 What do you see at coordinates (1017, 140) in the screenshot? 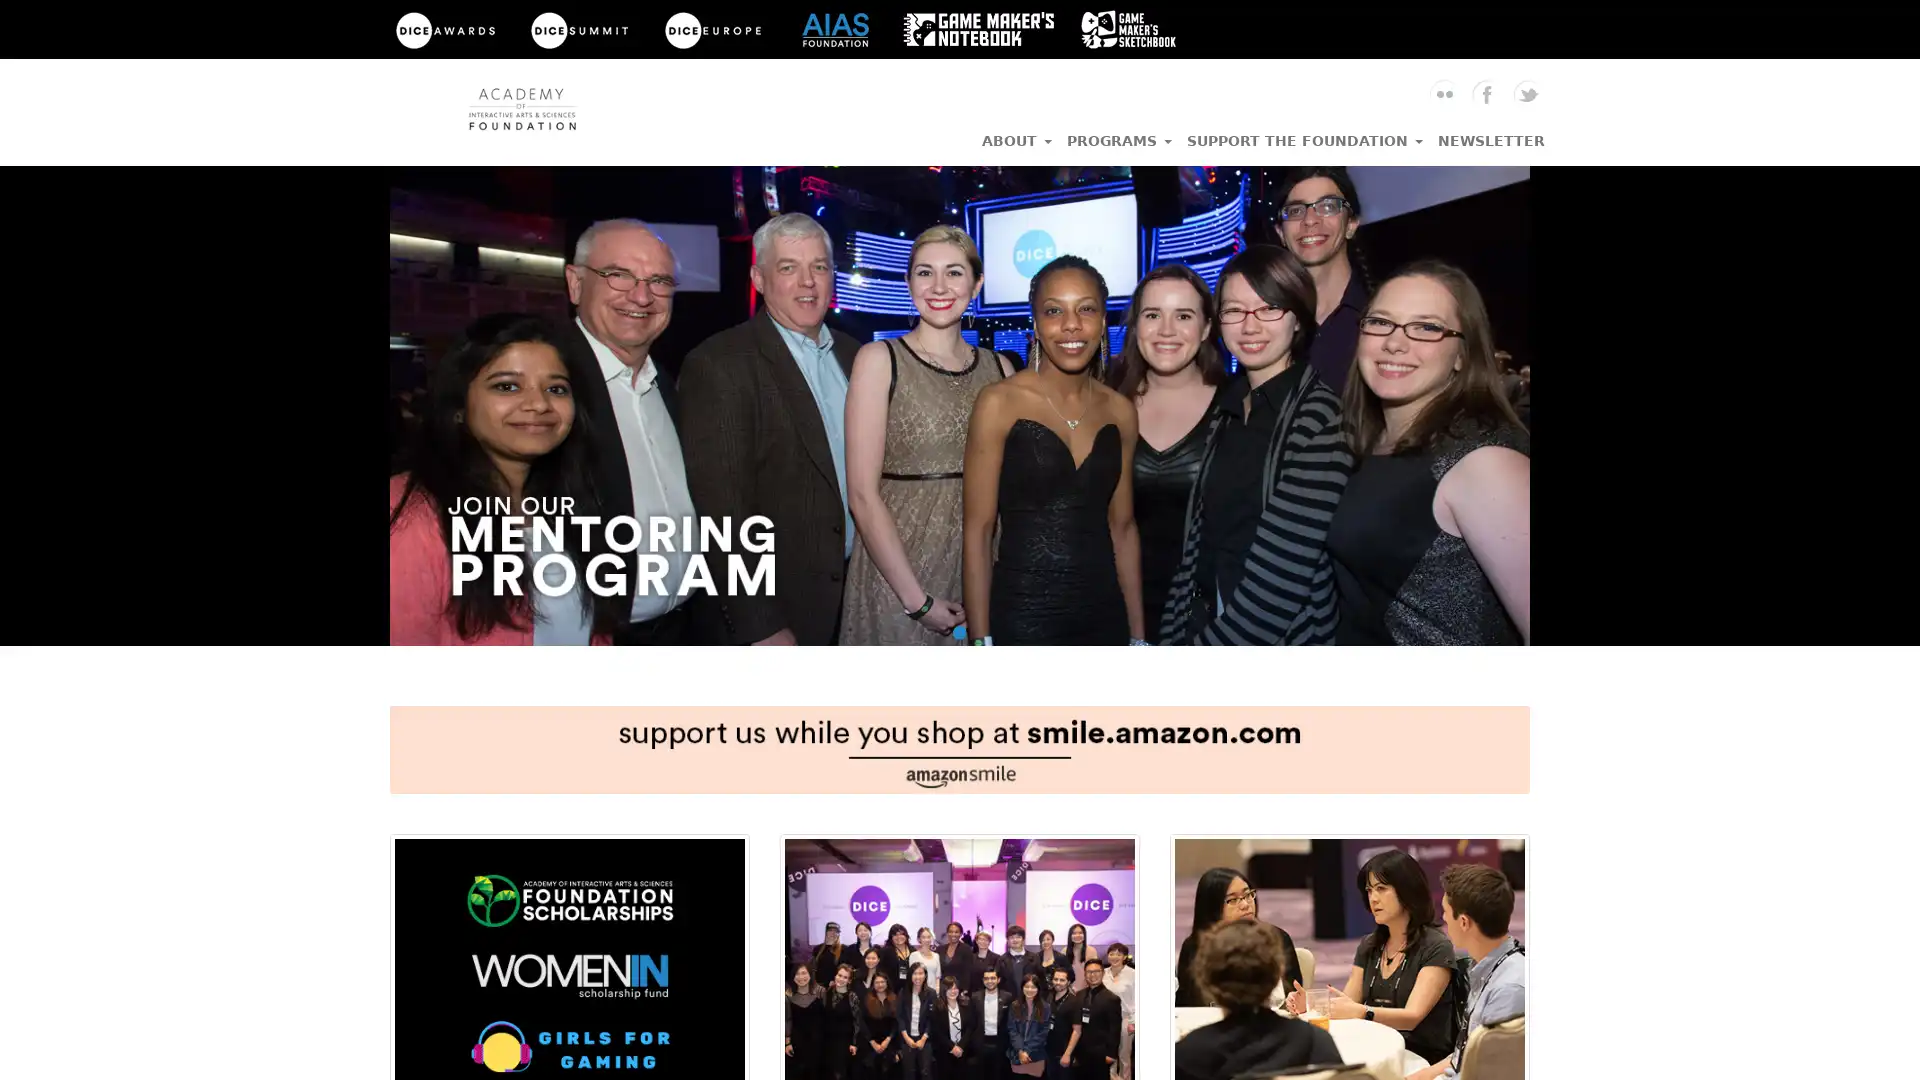
I see `ABOUT` at bounding box center [1017, 140].